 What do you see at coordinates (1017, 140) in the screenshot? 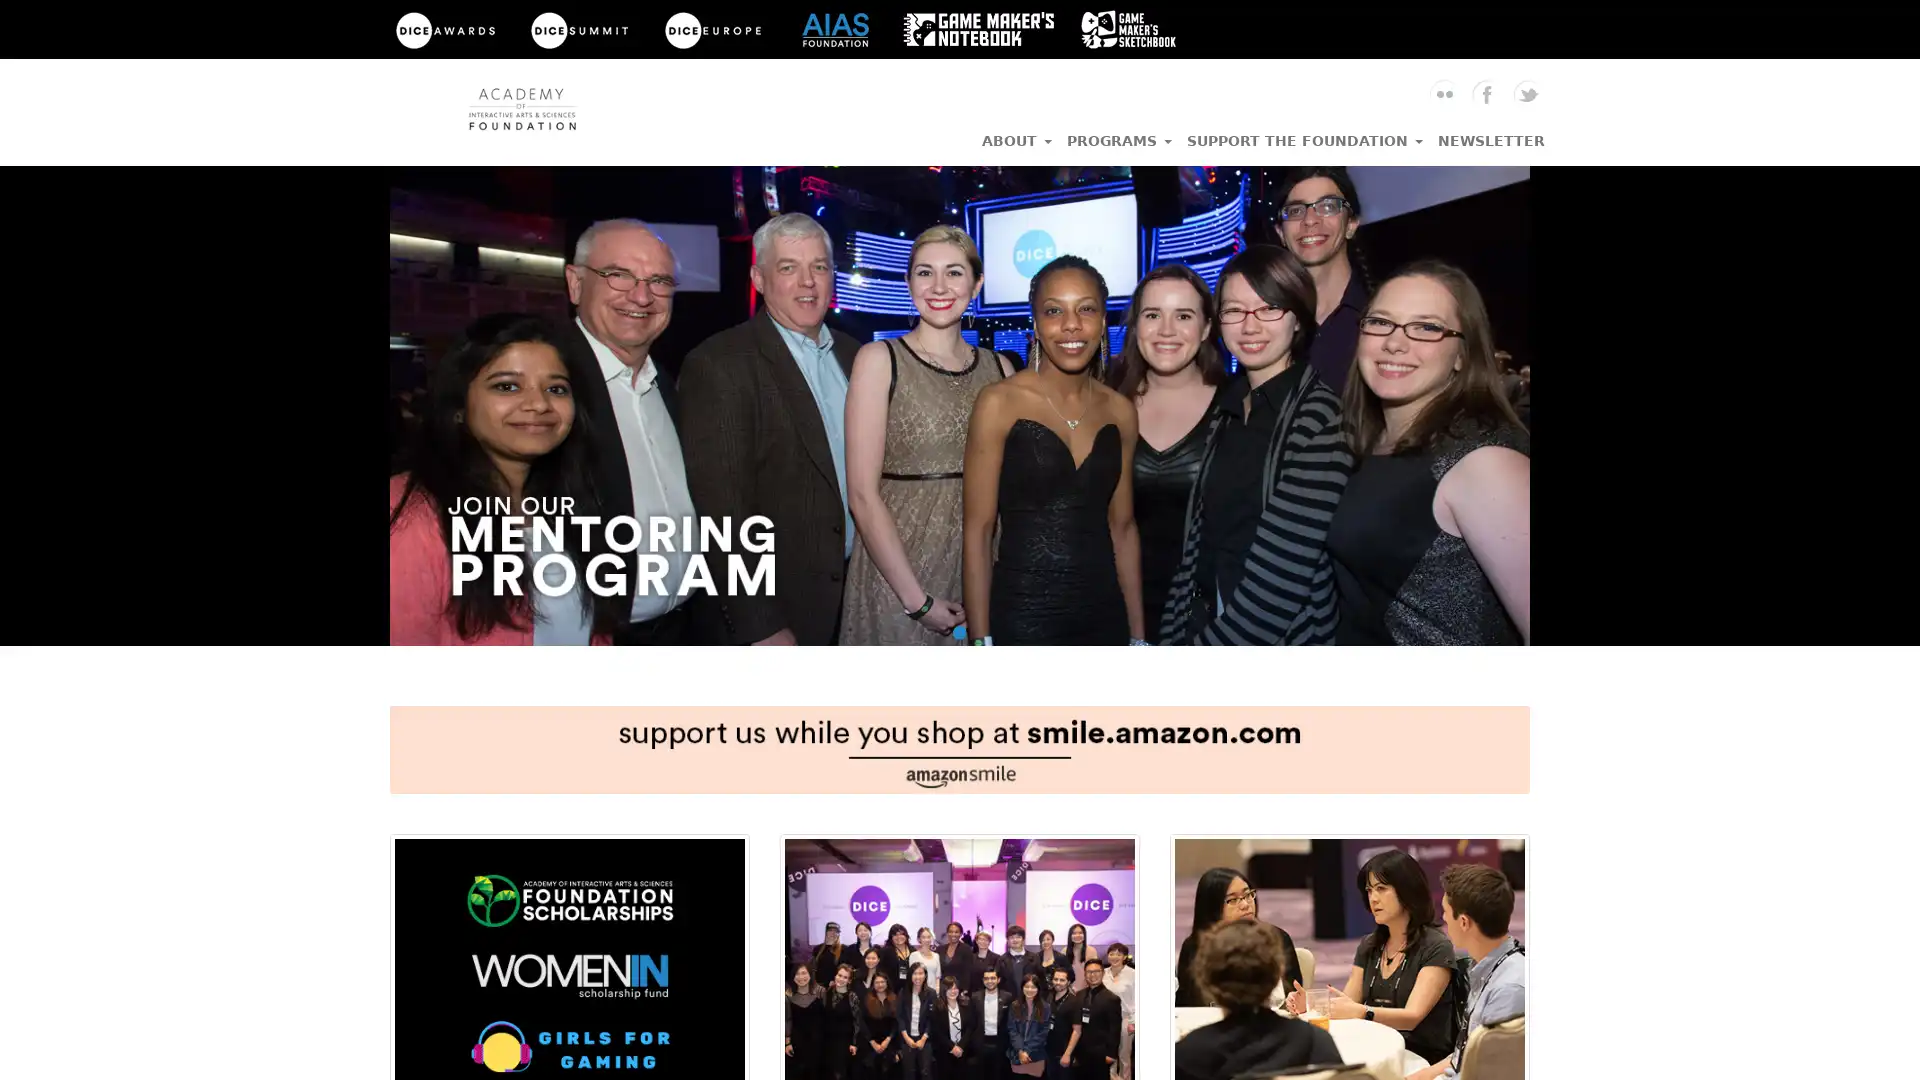
I see `ABOUT` at bounding box center [1017, 140].